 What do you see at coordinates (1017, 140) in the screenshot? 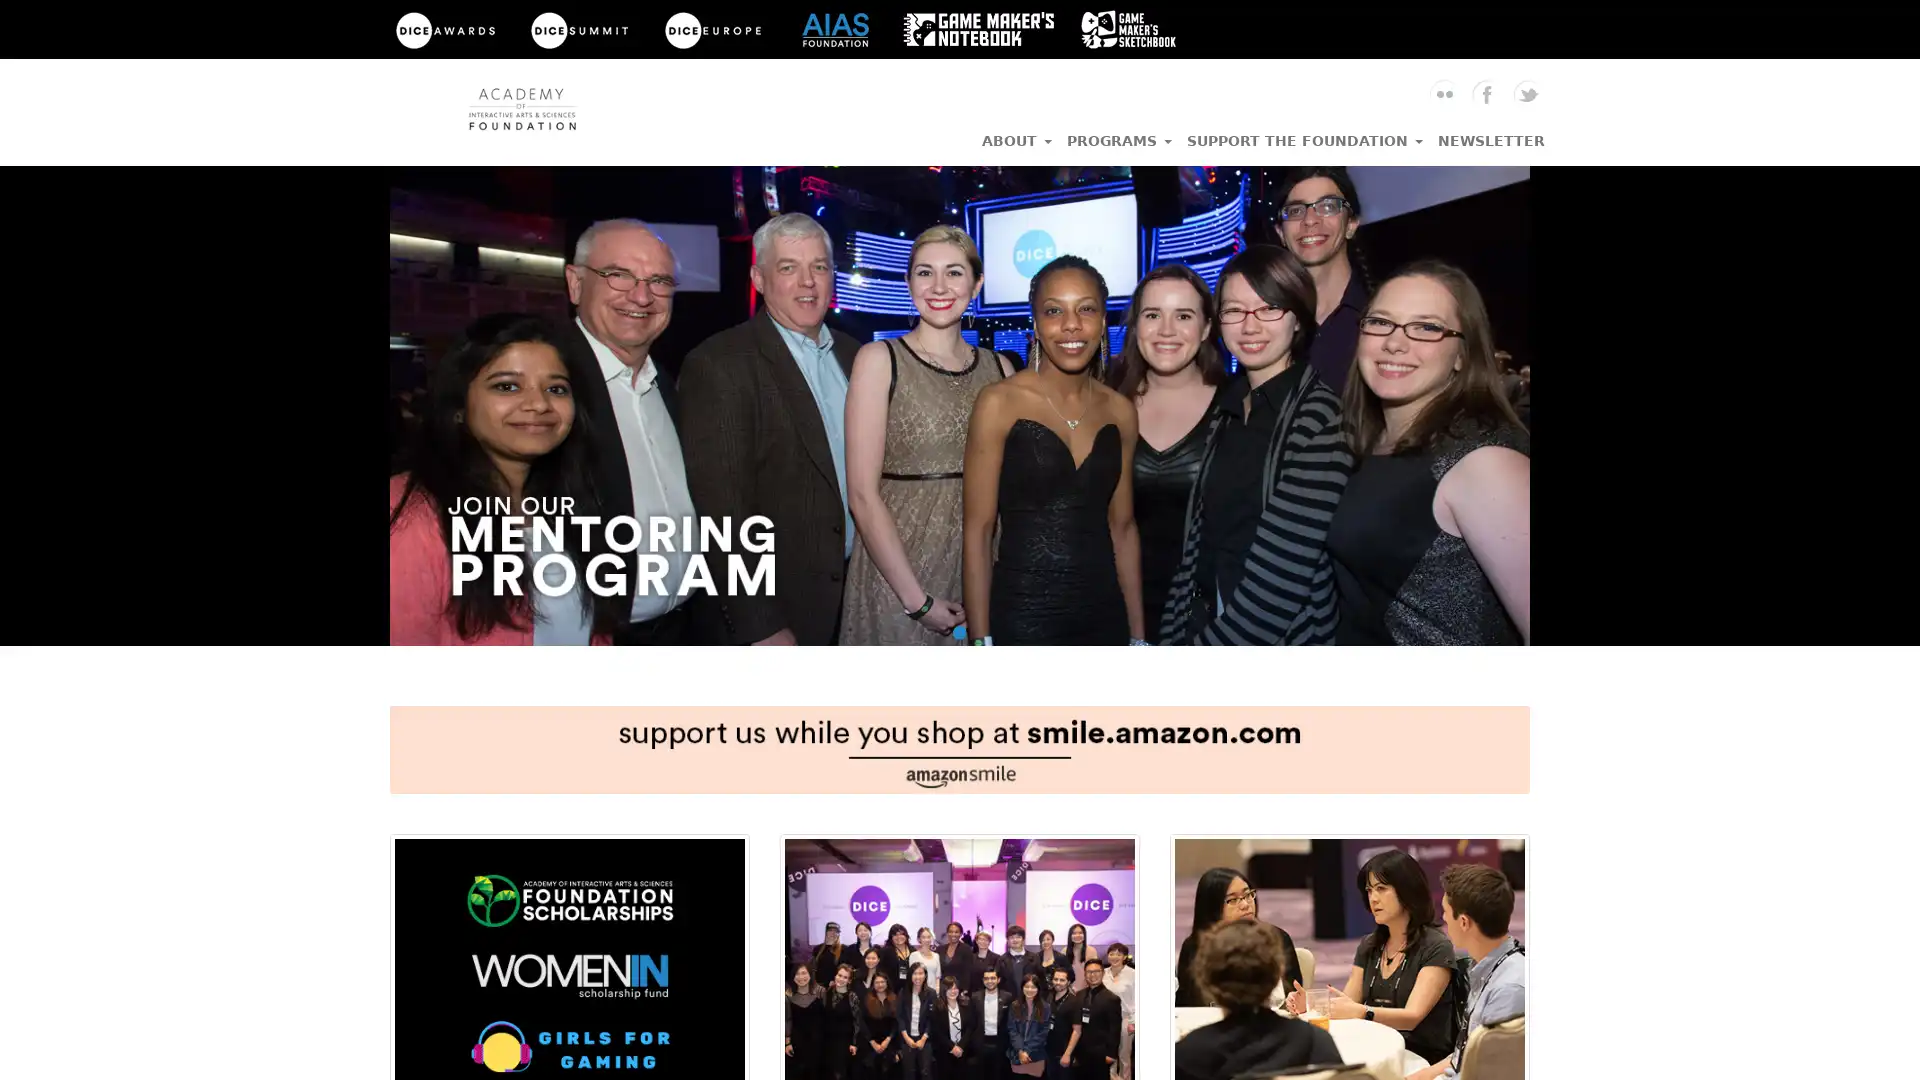
I see `ABOUT` at bounding box center [1017, 140].